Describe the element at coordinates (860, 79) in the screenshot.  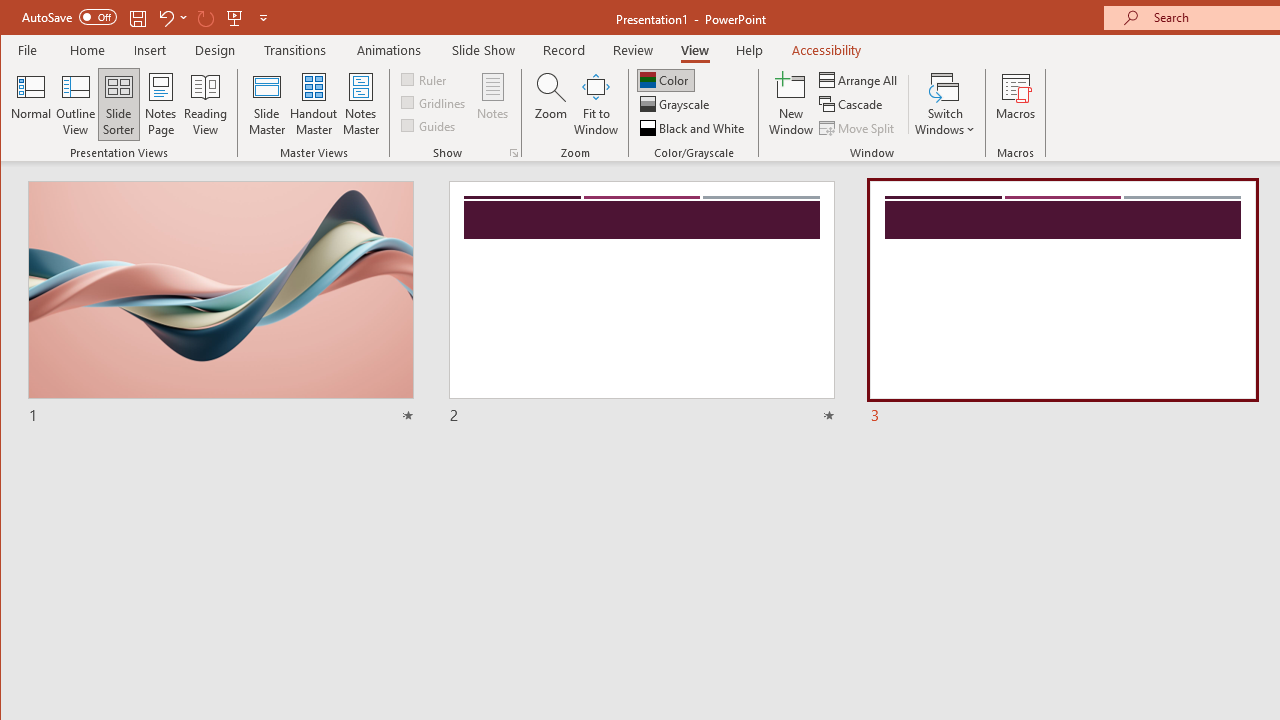
I see `'Arrange All'` at that location.